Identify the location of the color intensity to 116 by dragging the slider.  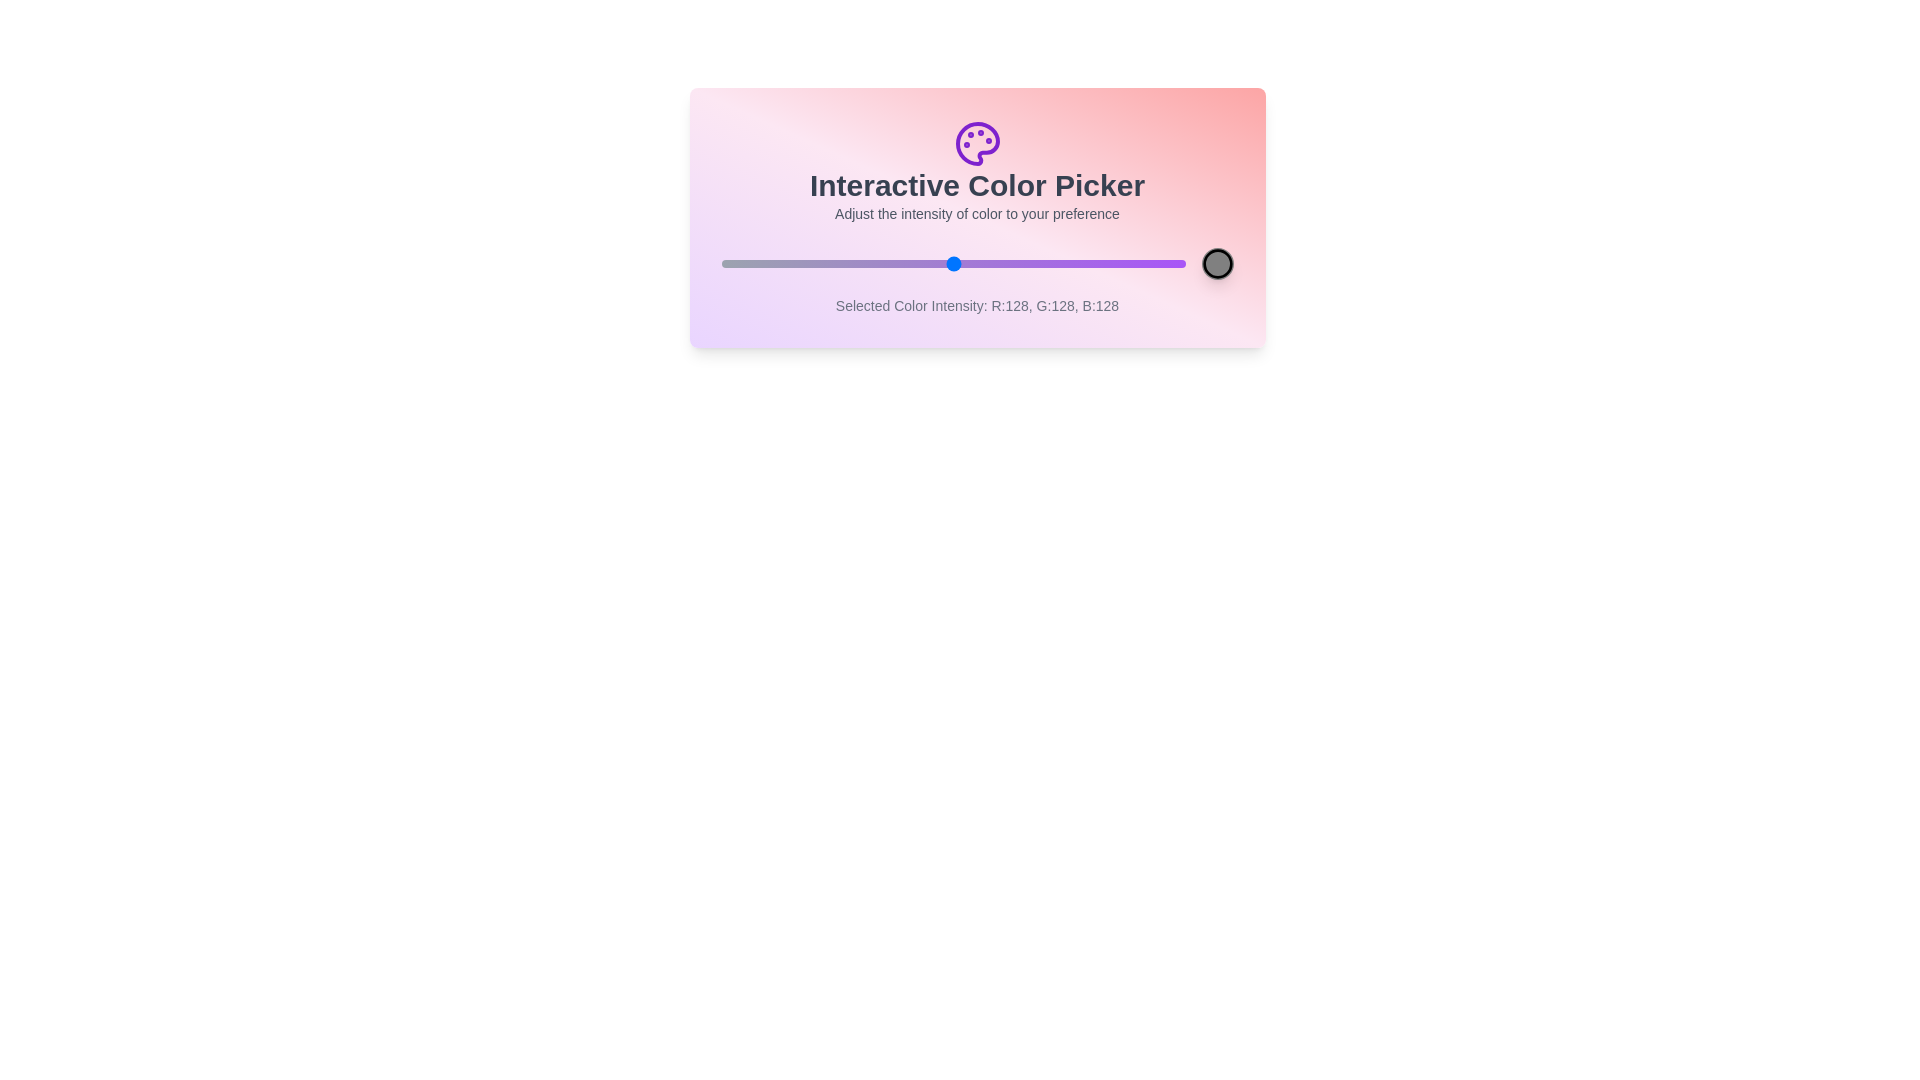
(930, 262).